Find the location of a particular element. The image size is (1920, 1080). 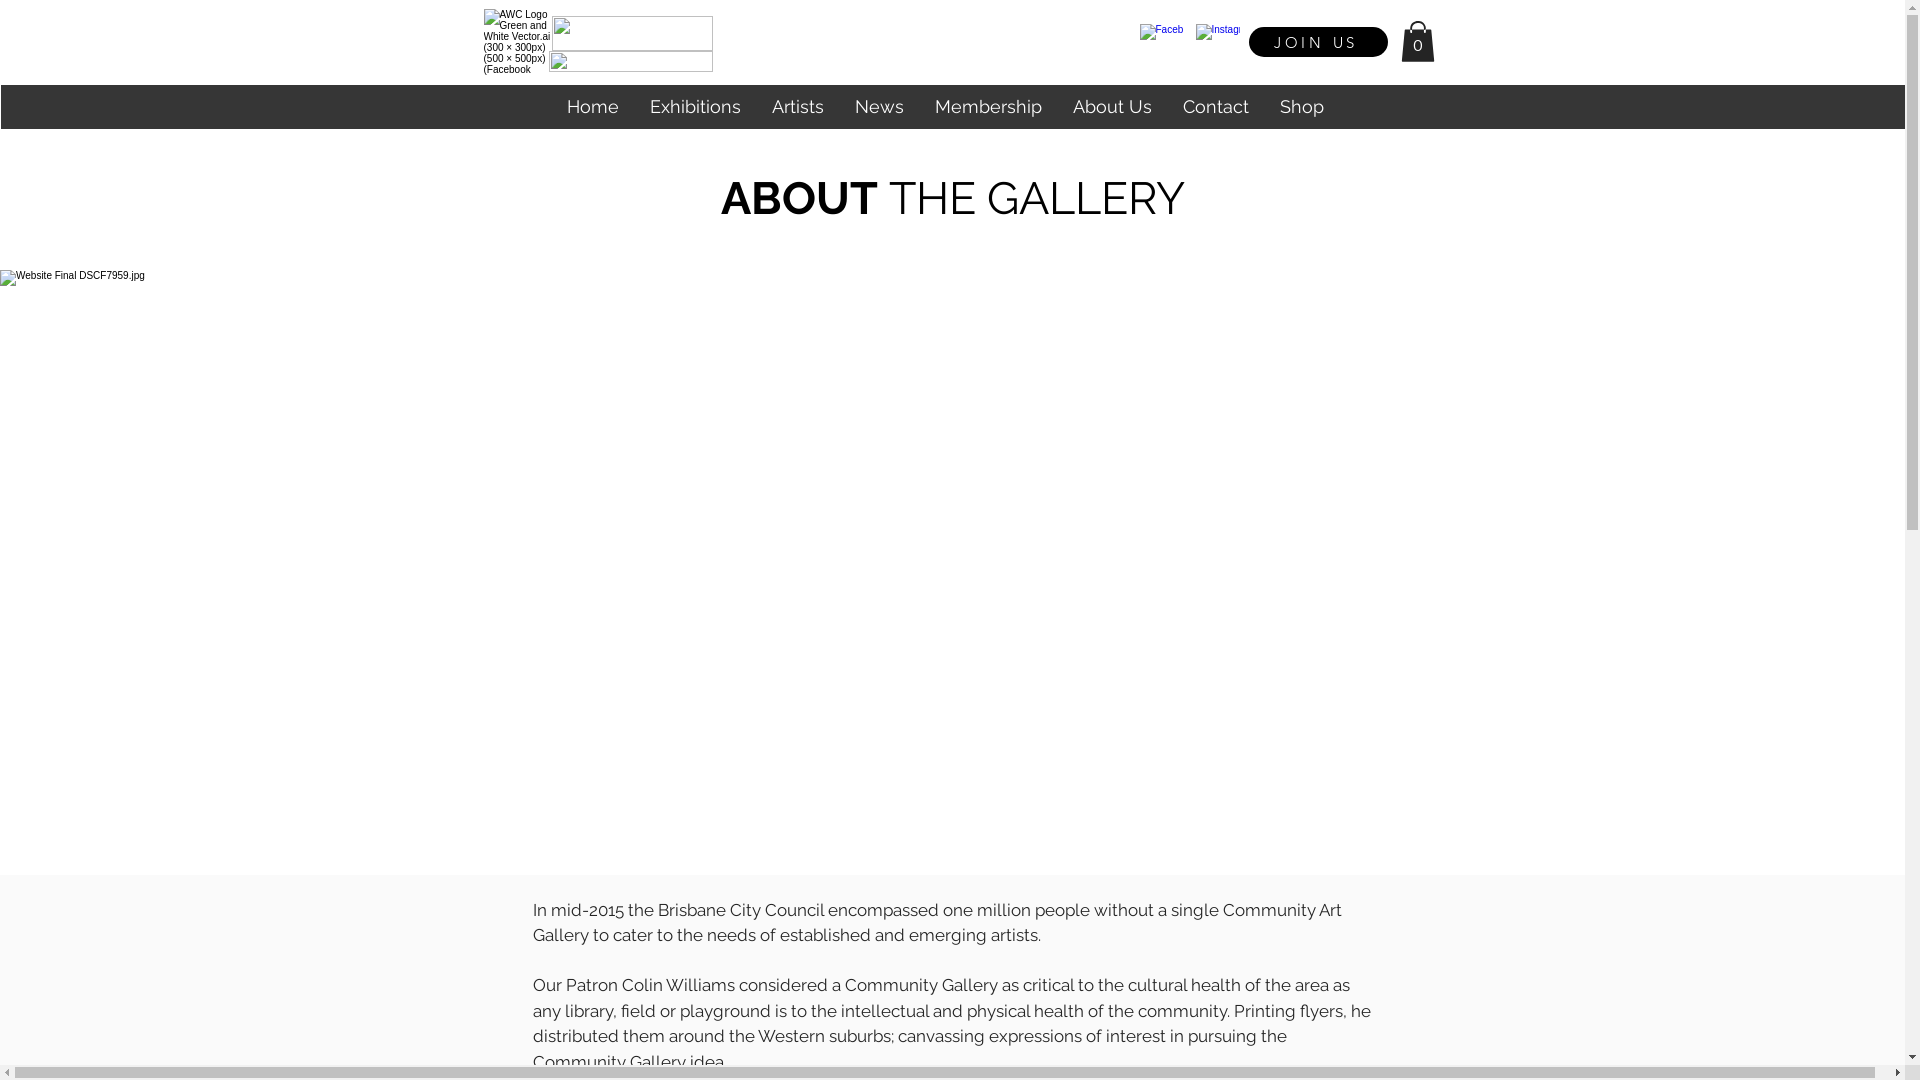

'Untitled design (44).png' is located at coordinates (547, 60).